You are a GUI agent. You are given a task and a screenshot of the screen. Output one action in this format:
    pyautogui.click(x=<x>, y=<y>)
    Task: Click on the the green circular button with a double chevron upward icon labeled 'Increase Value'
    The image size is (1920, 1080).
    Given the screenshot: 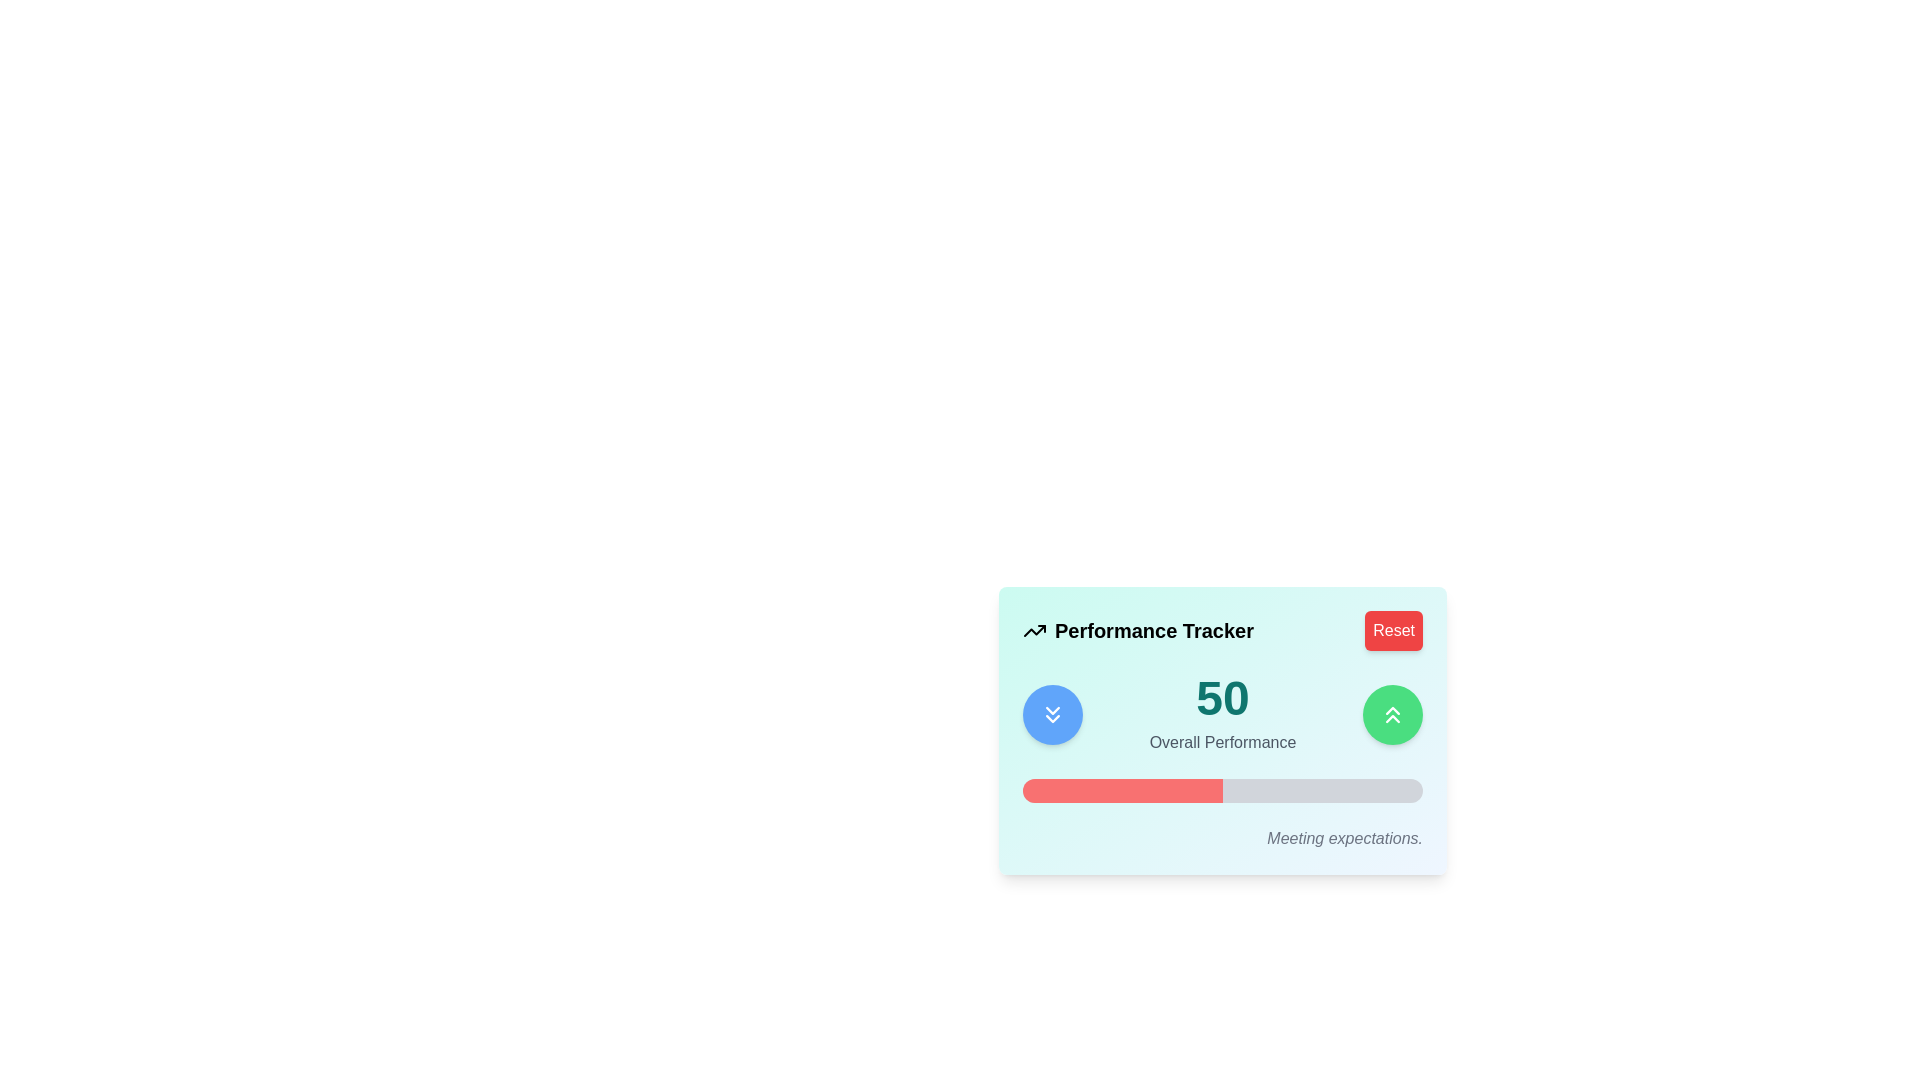 What is the action you would take?
    pyautogui.click(x=1391, y=713)
    